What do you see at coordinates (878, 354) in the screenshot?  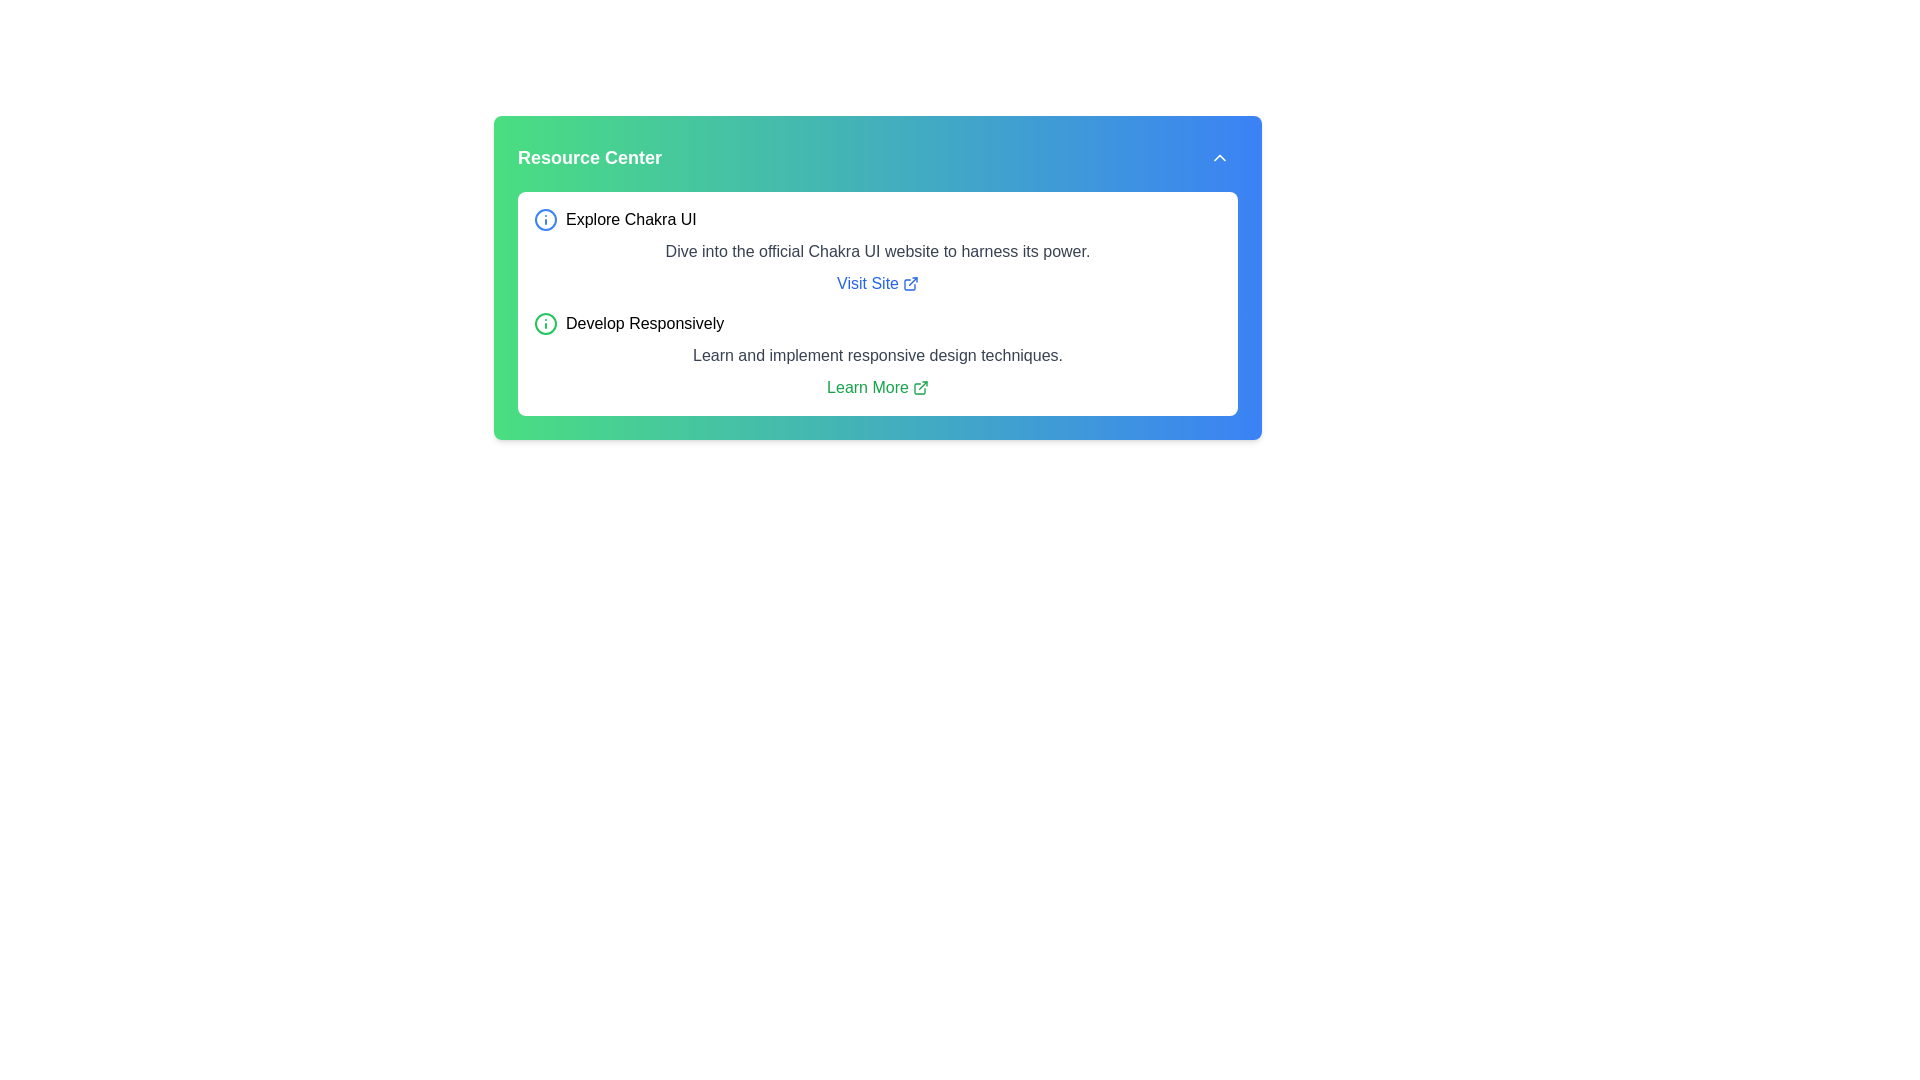 I see `the informational text block titled 'Develop Responsively', which includes the link 'Learn More' at the bottom` at bounding box center [878, 354].